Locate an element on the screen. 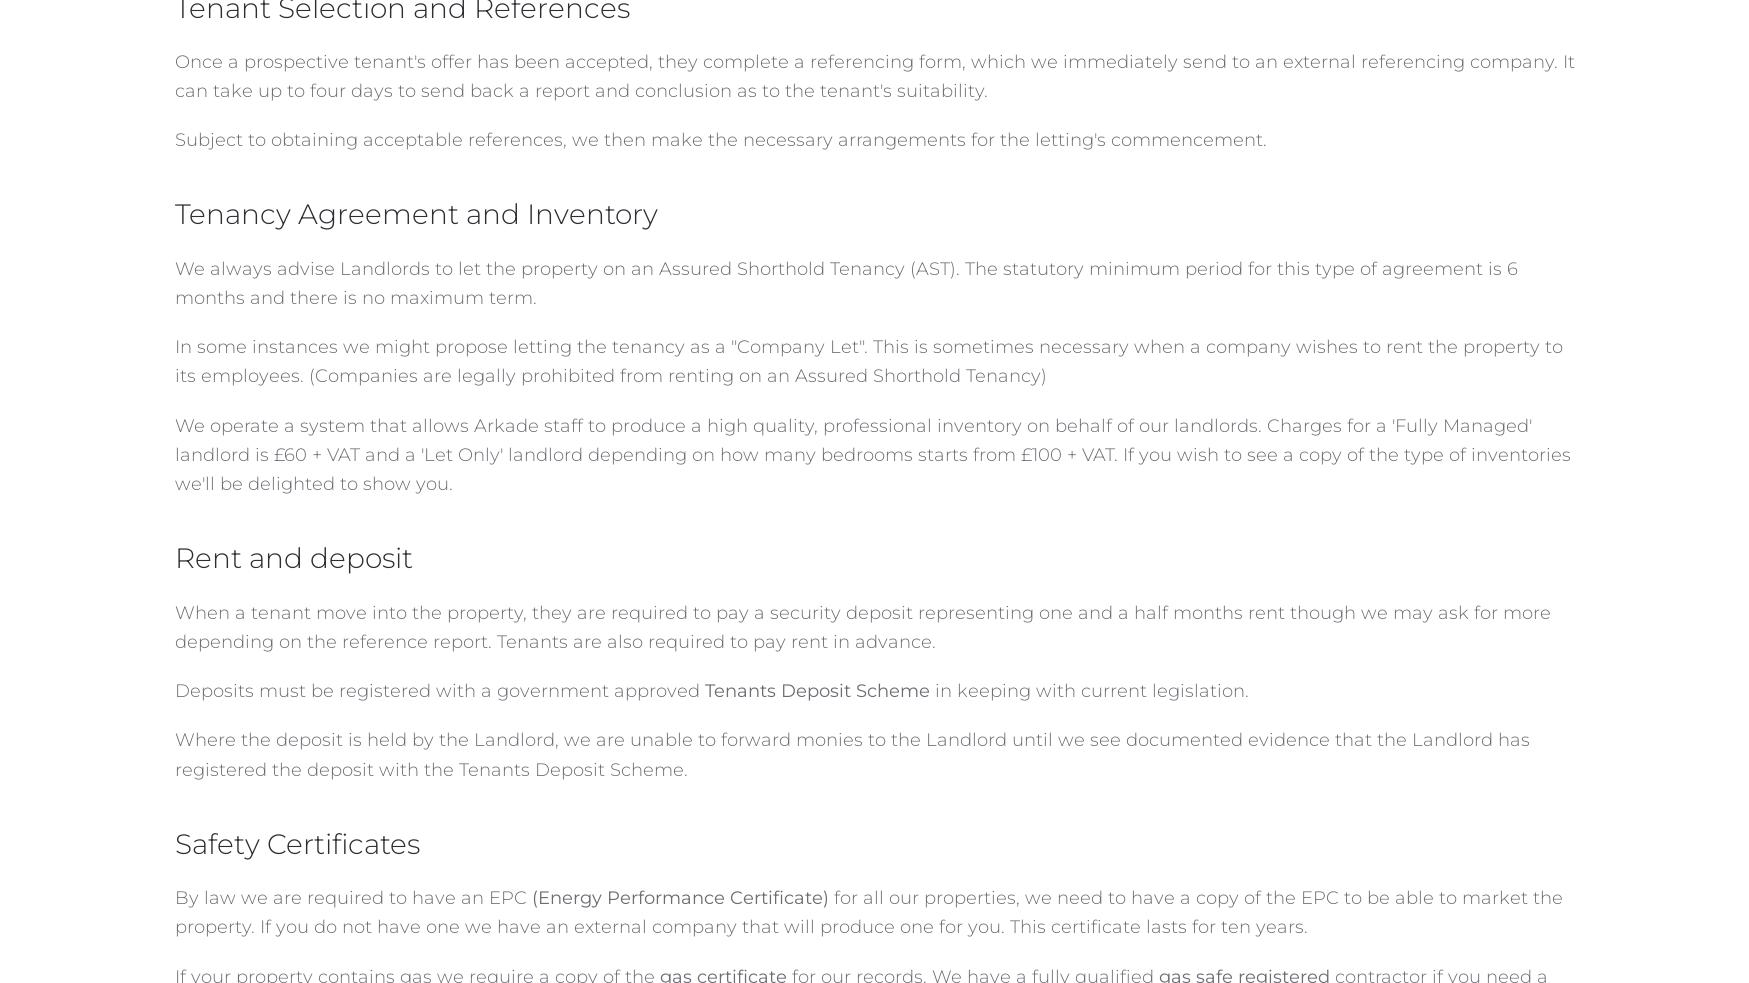 The width and height of the screenshot is (1749, 983). 'Tenants Deposit Scheme' is located at coordinates (702, 690).